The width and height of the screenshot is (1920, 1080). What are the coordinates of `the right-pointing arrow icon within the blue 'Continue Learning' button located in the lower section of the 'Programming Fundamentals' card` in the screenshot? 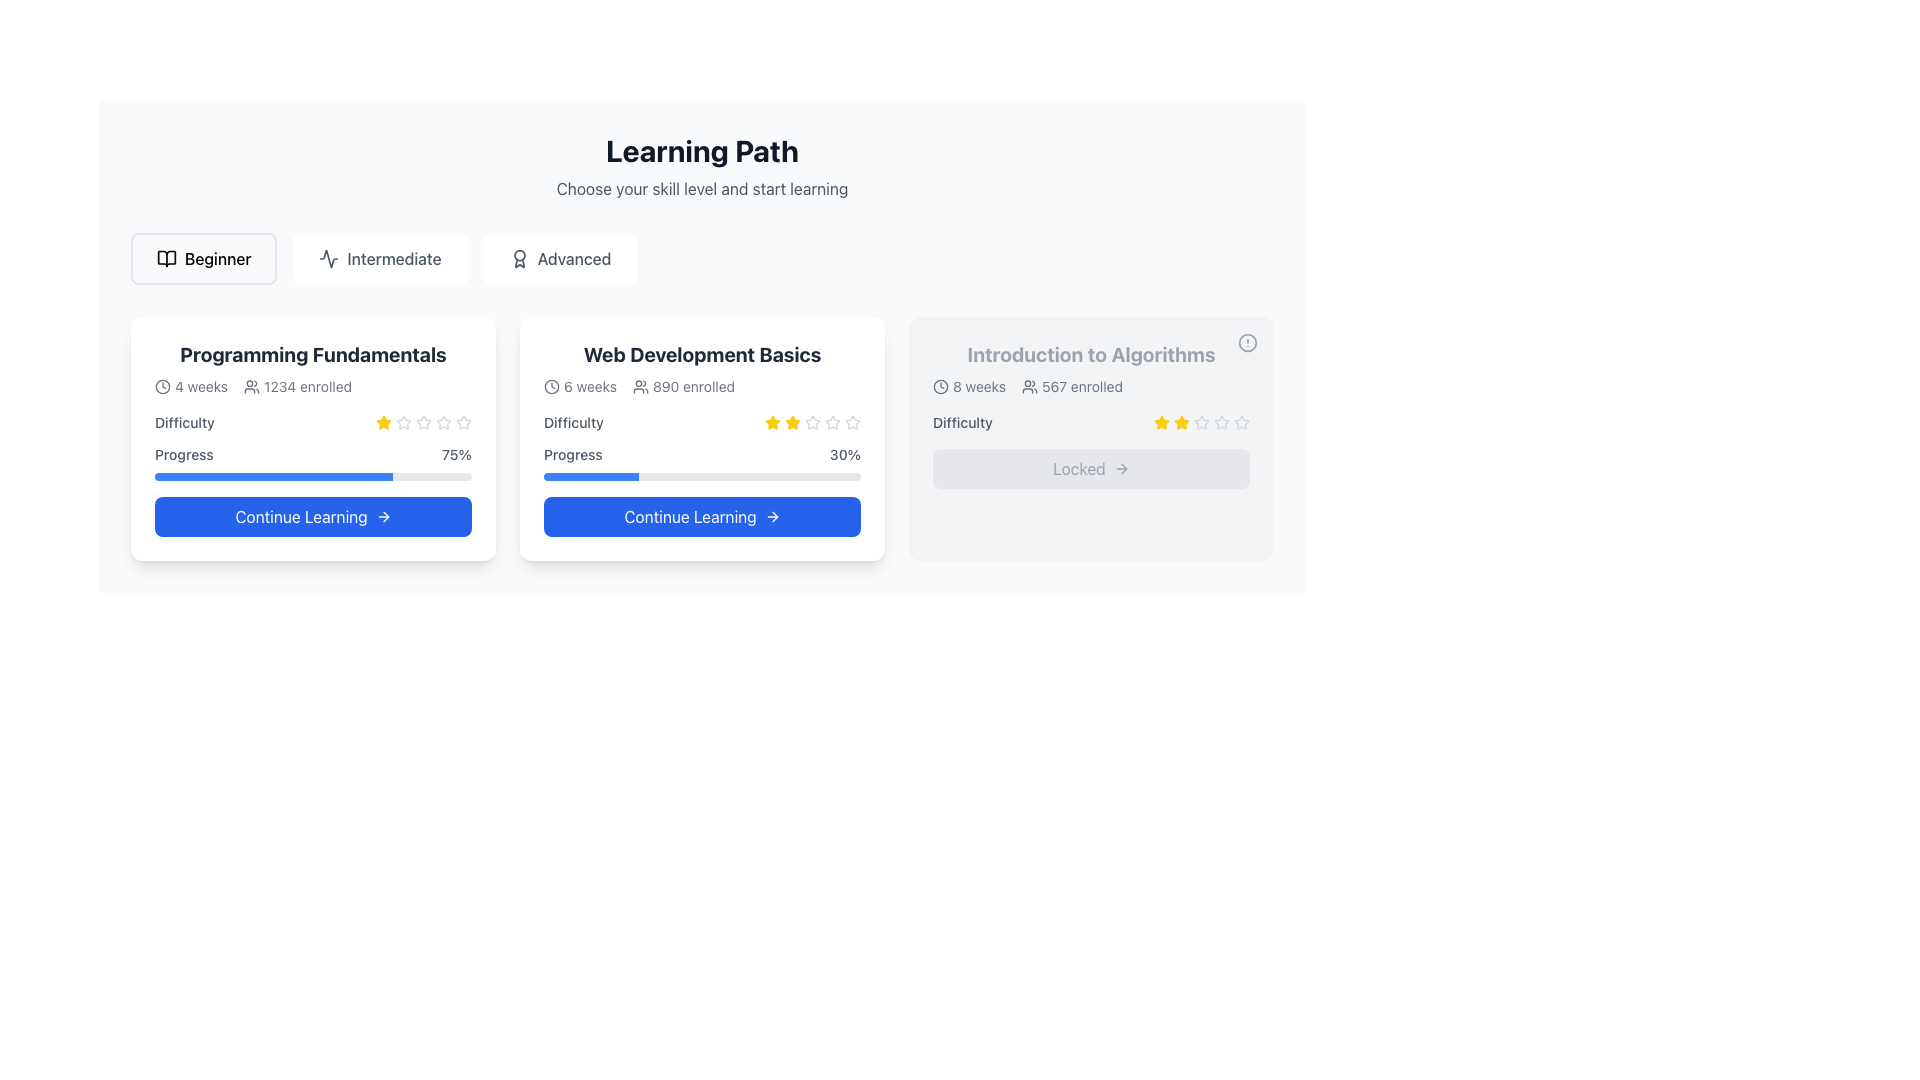 It's located at (383, 515).